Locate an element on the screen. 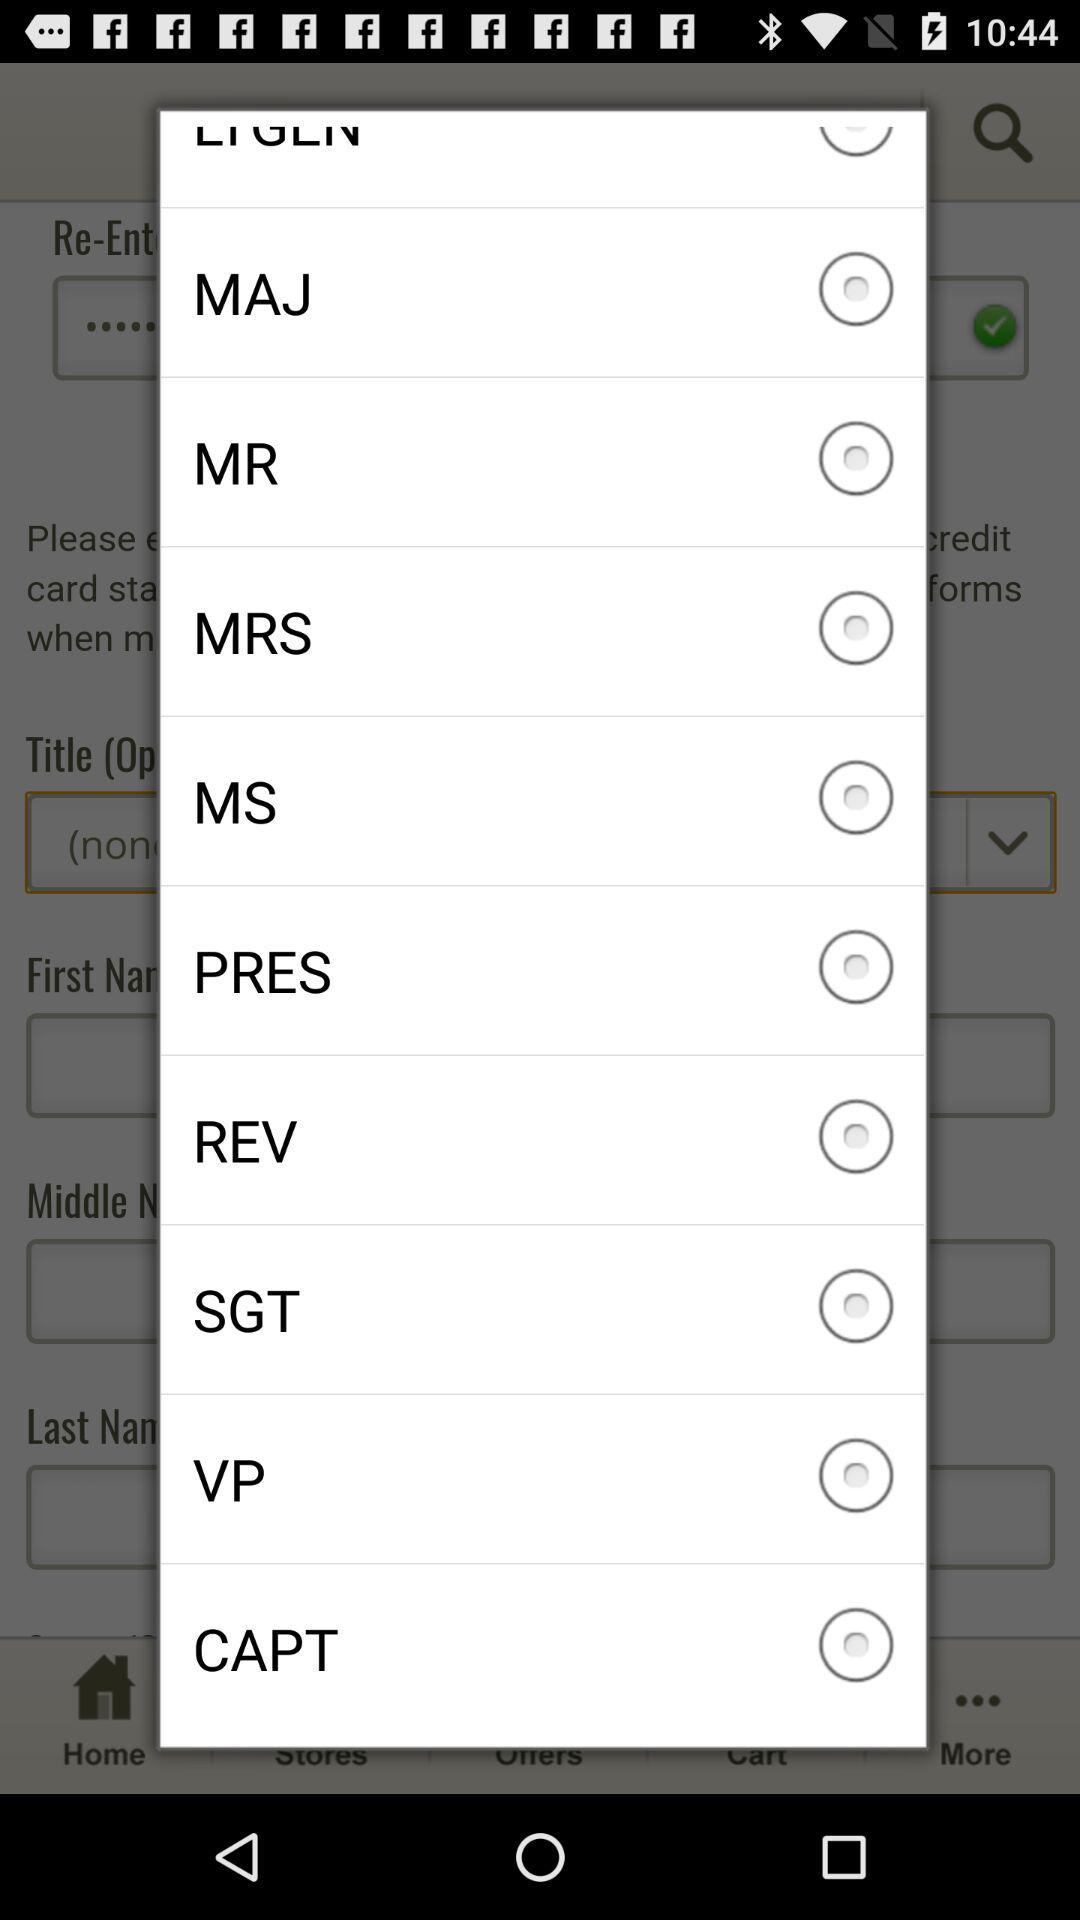  capt checkbox is located at coordinates (542, 1648).